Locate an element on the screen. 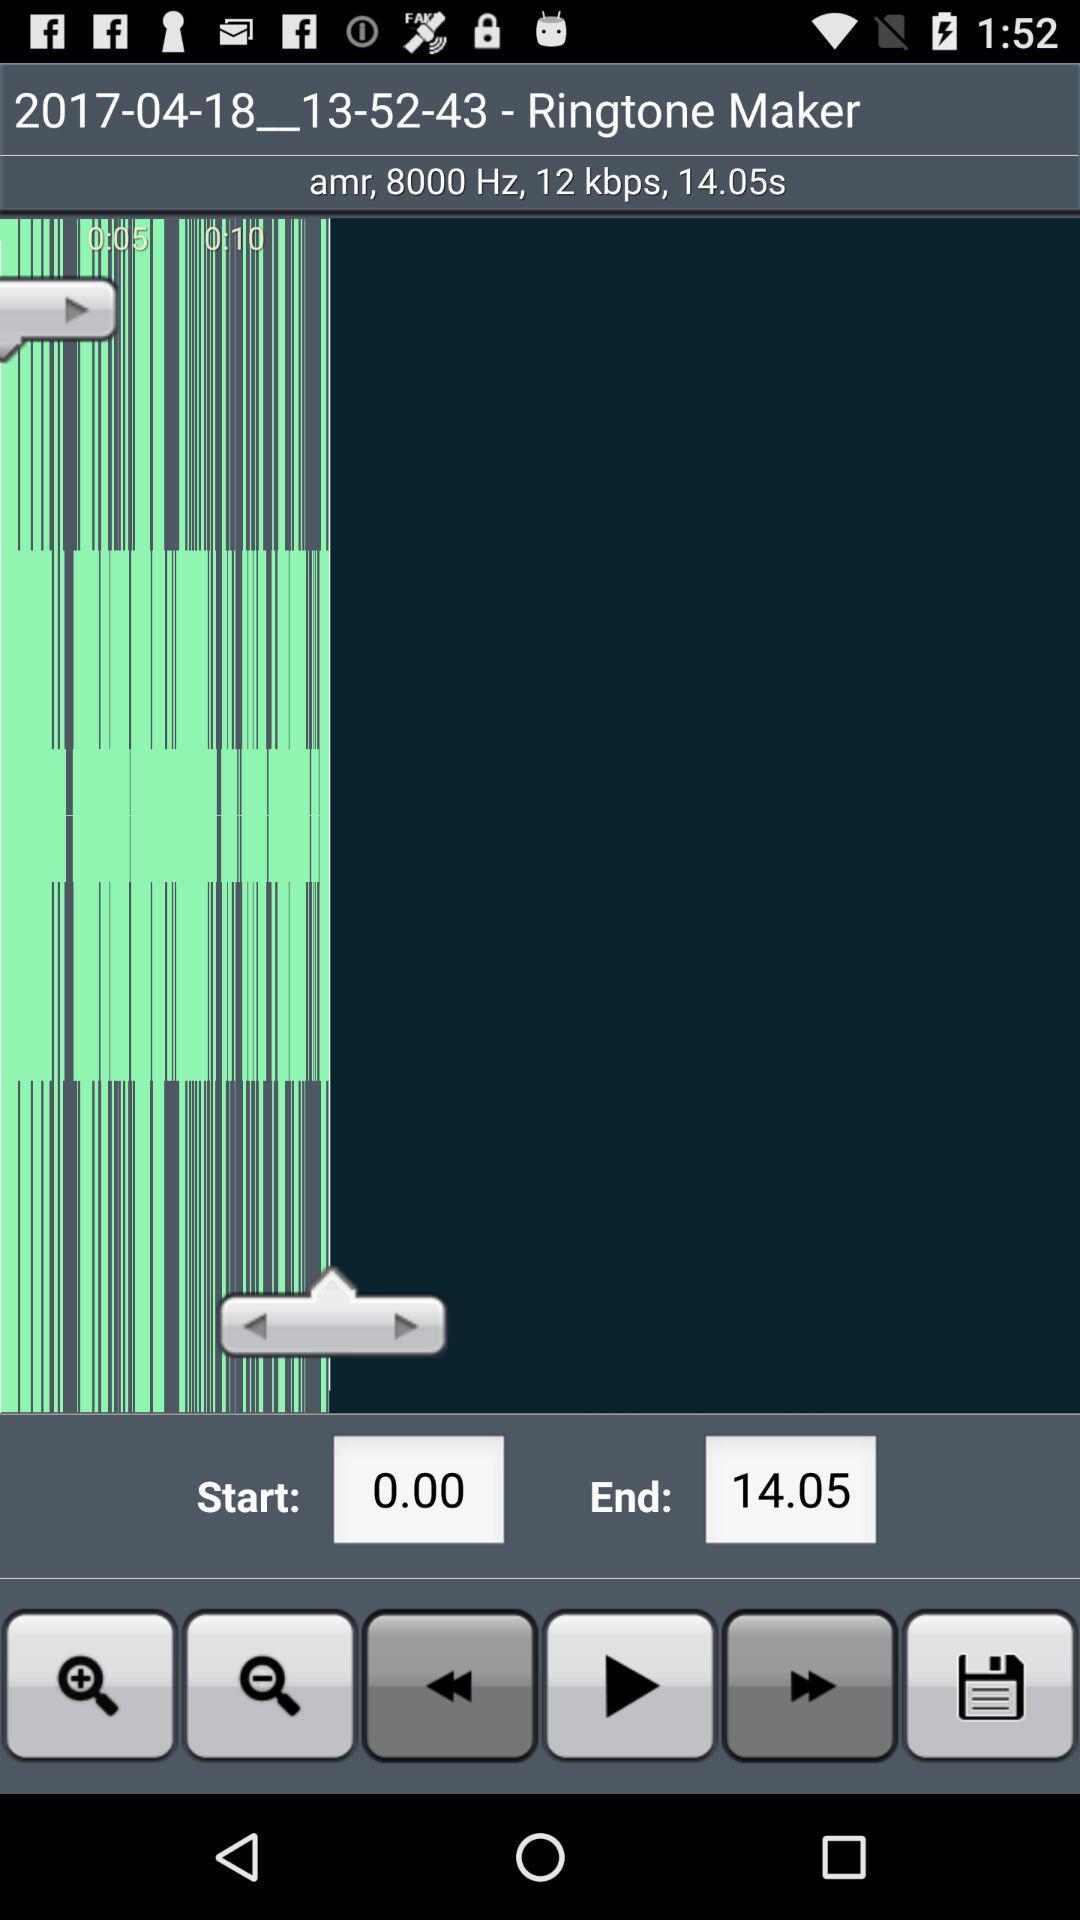 This screenshot has height=1920, width=1080. the music clip is located at coordinates (990, 1684).